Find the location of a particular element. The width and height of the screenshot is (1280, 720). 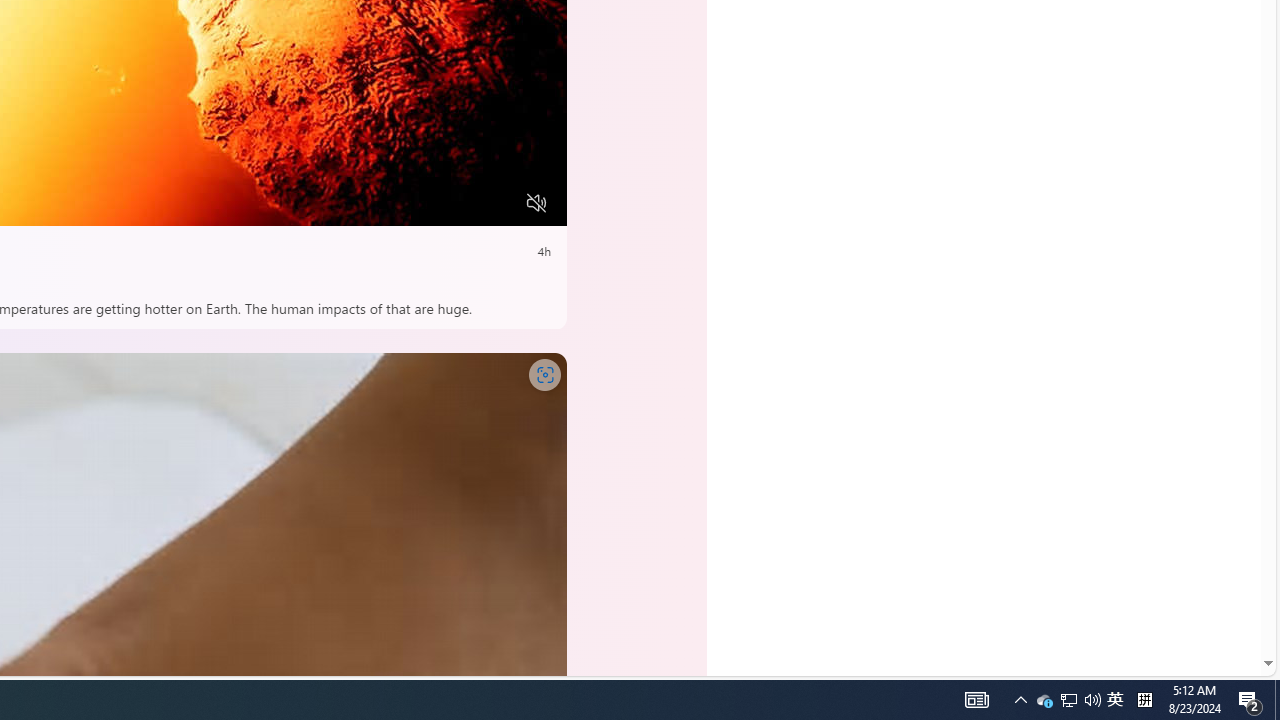

'Unmute' is located at coordinates (536, 203).